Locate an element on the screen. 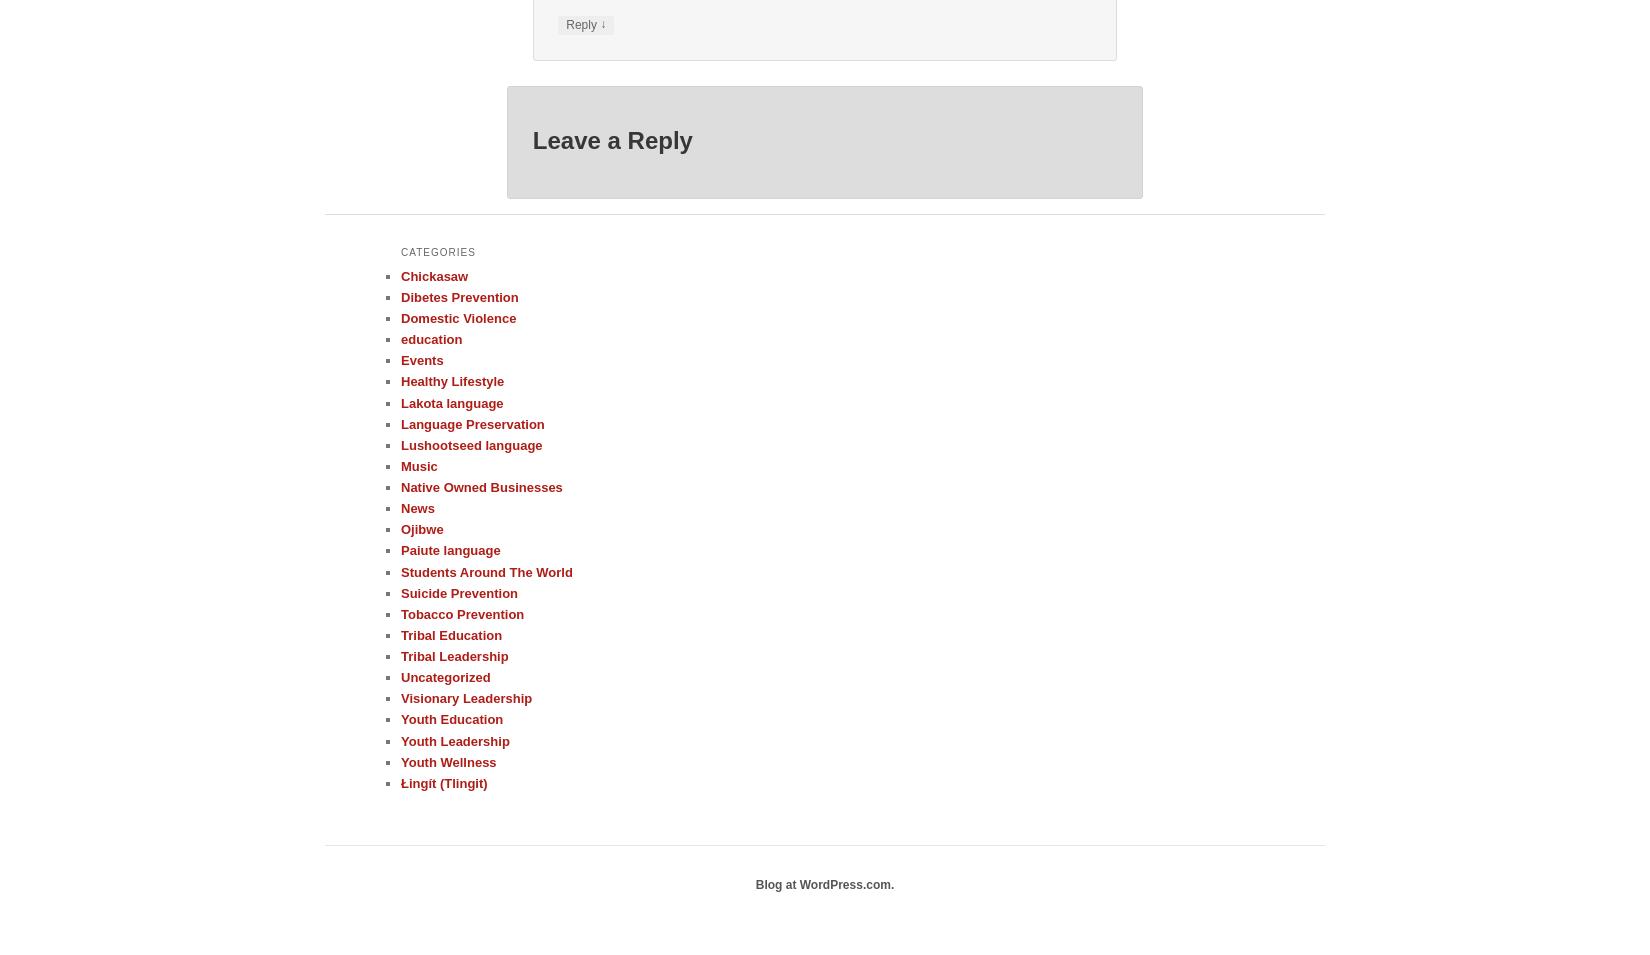  'education' is located at coordinates (430, 338).